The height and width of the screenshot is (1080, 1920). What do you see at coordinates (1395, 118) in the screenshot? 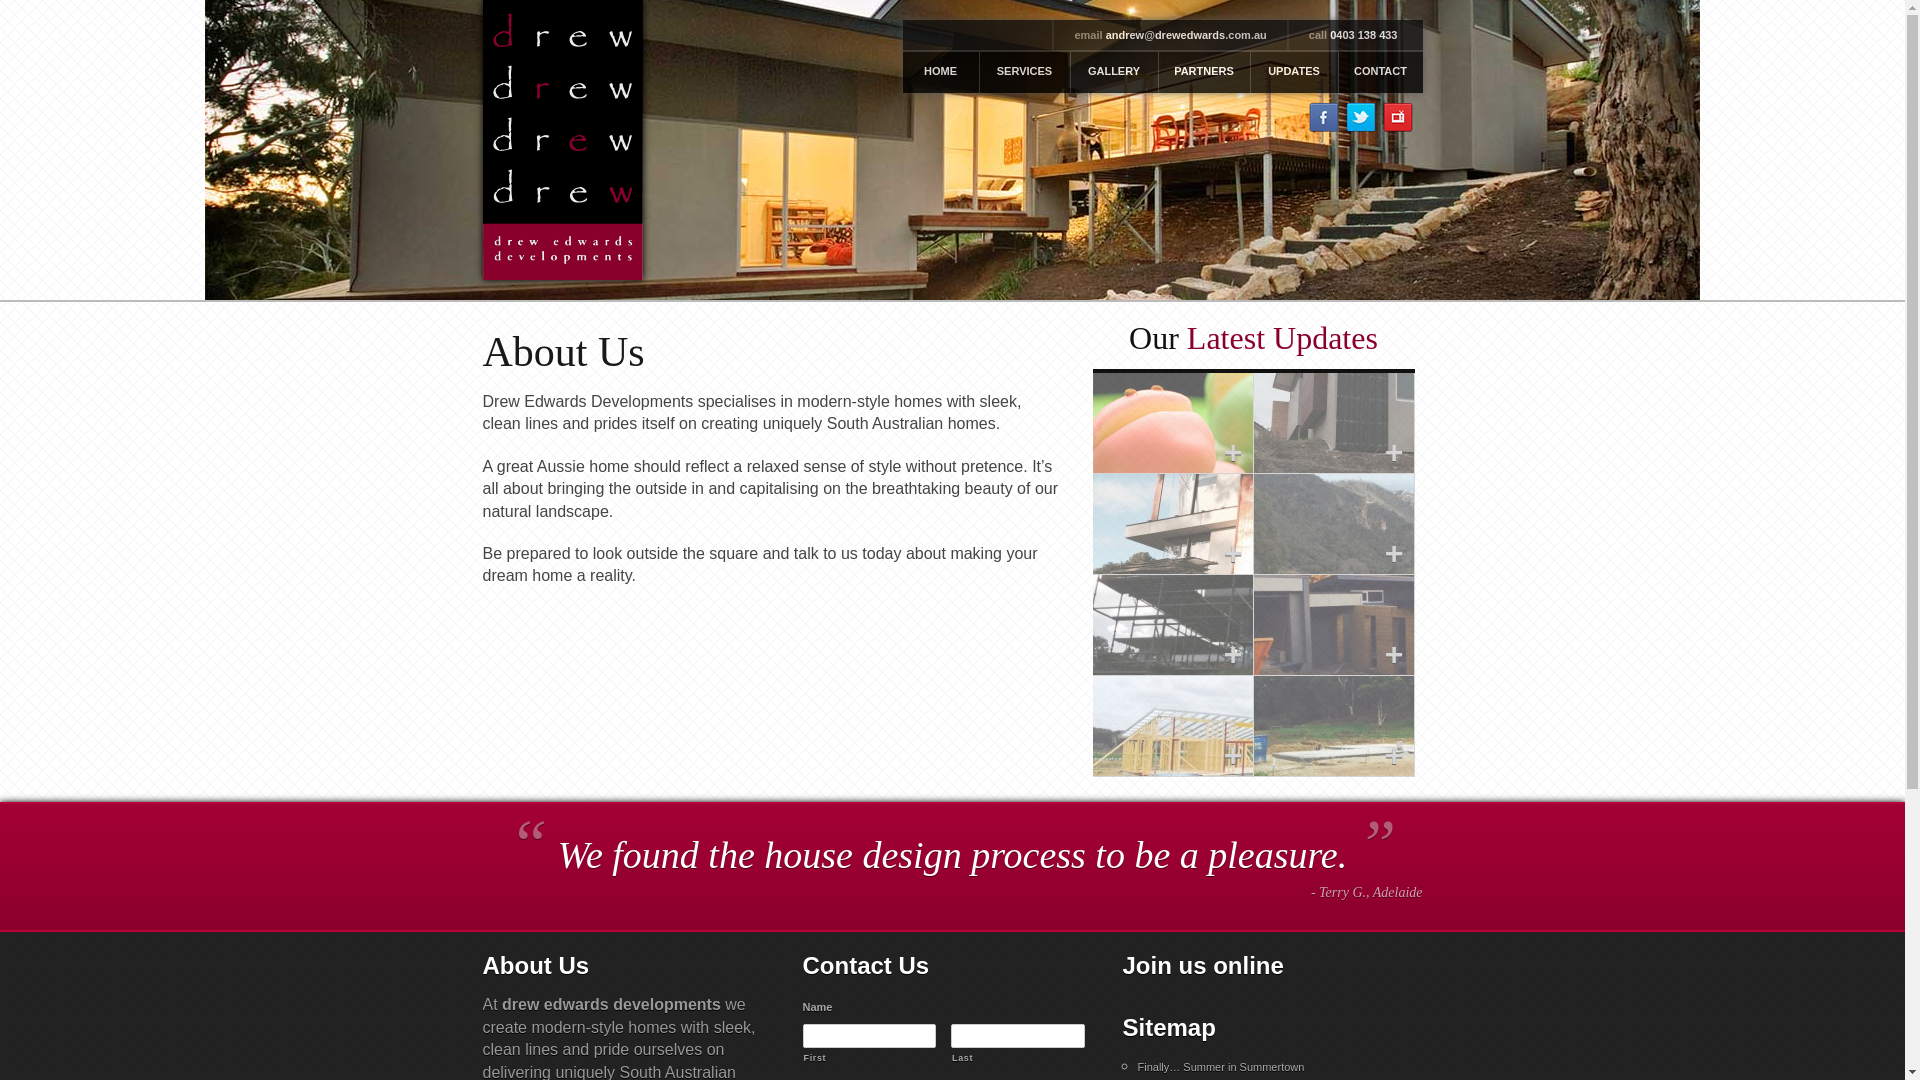
I see `'Watch us on YouTube'` at bounding box center [1395, 118].